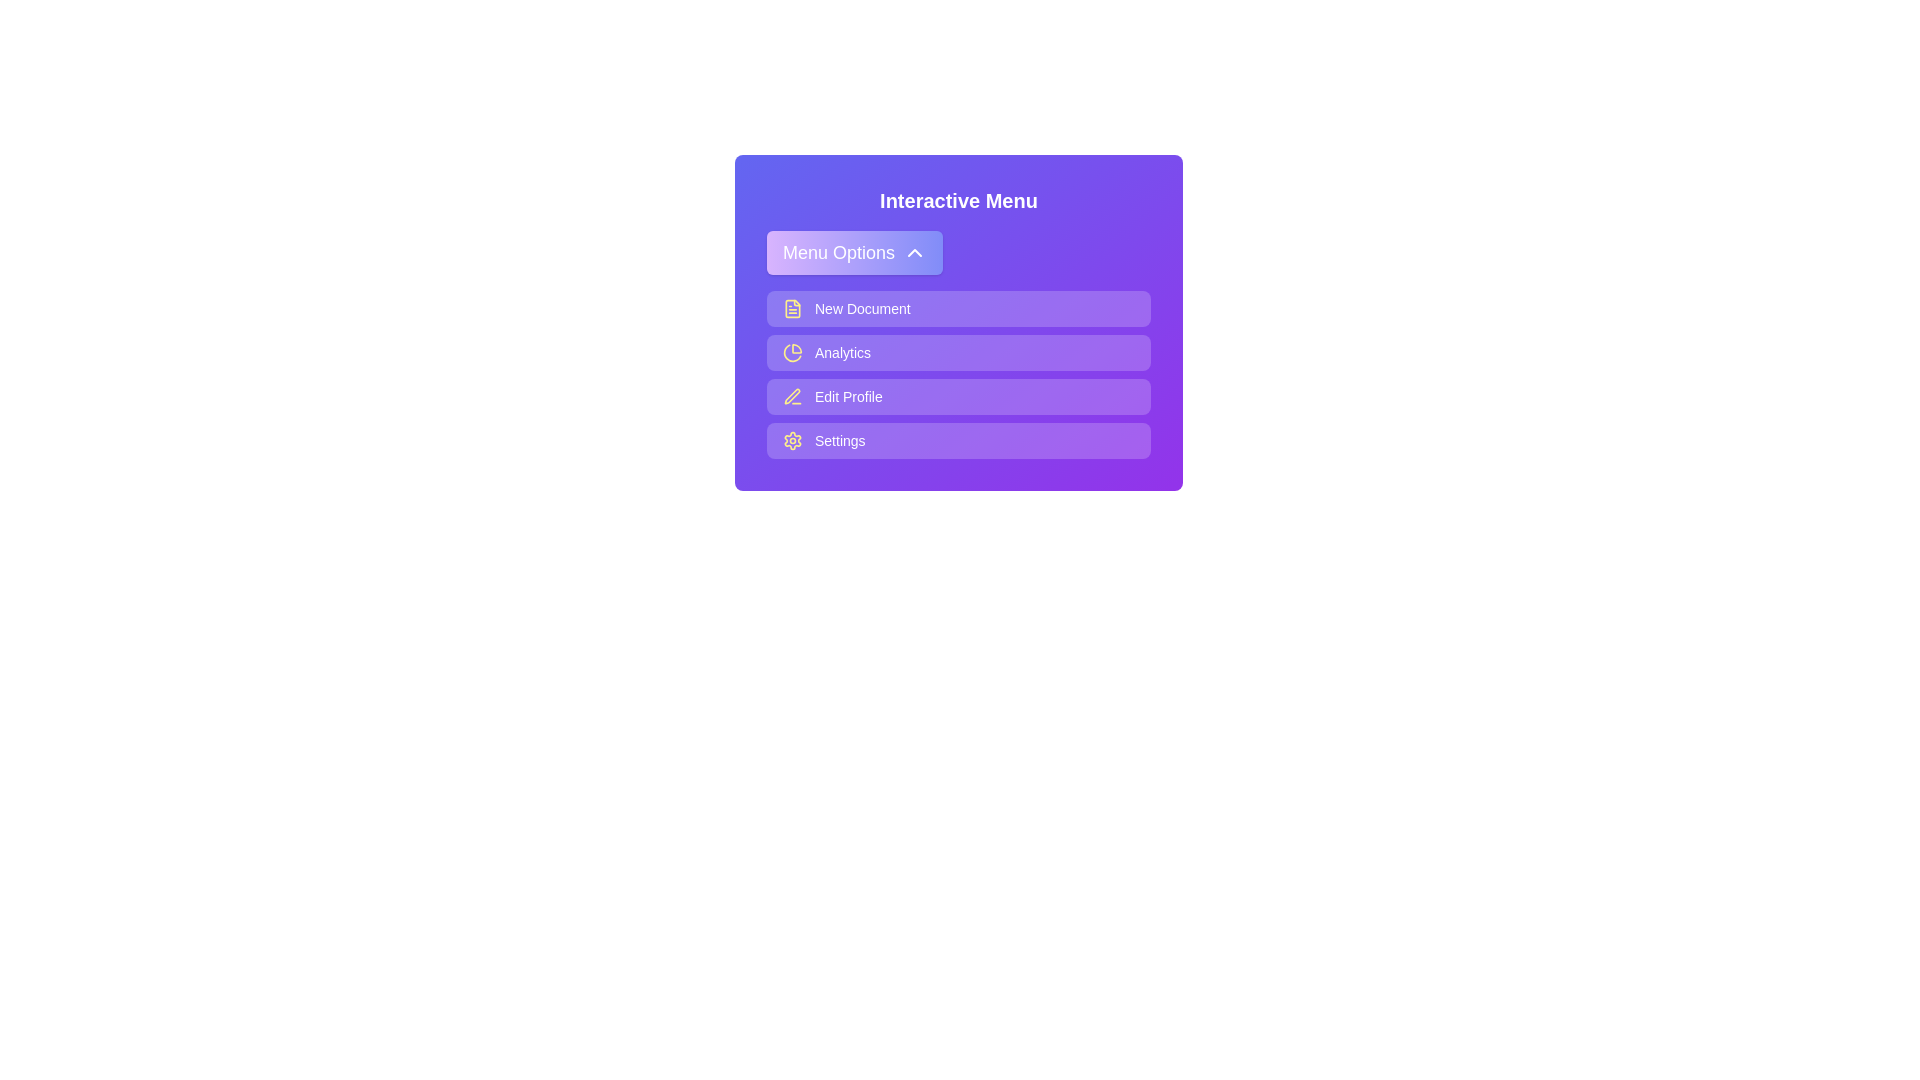 This screenshot has width=1920, height=1080. I want to click on the Text label that serves as the title or heading of the menu, positioned at the top of the purple gradient box, above the 'Menu Options' section, so click(958, 200).